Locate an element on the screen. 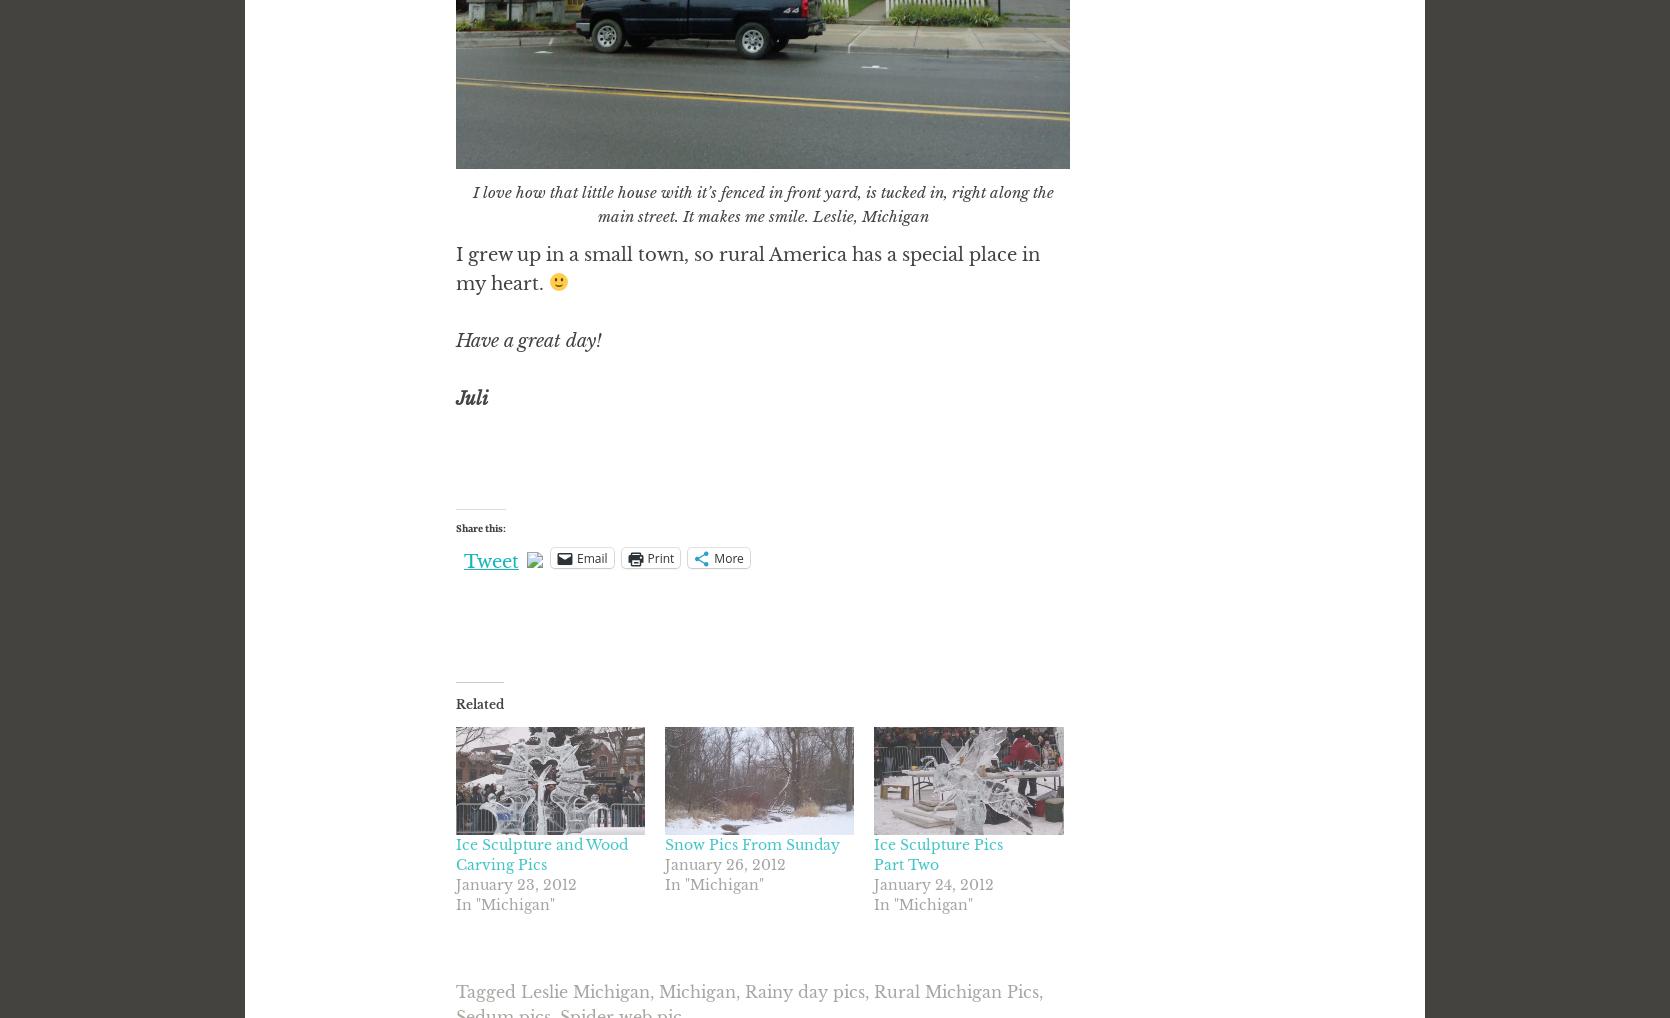 This screenshot has width=1670, height=1018. 'I love how that little house with it’s fenced in front yard, is tucked in, right along the main street. It makes me smile. Leslie, Michigan' is located at coordinates (761, 203).